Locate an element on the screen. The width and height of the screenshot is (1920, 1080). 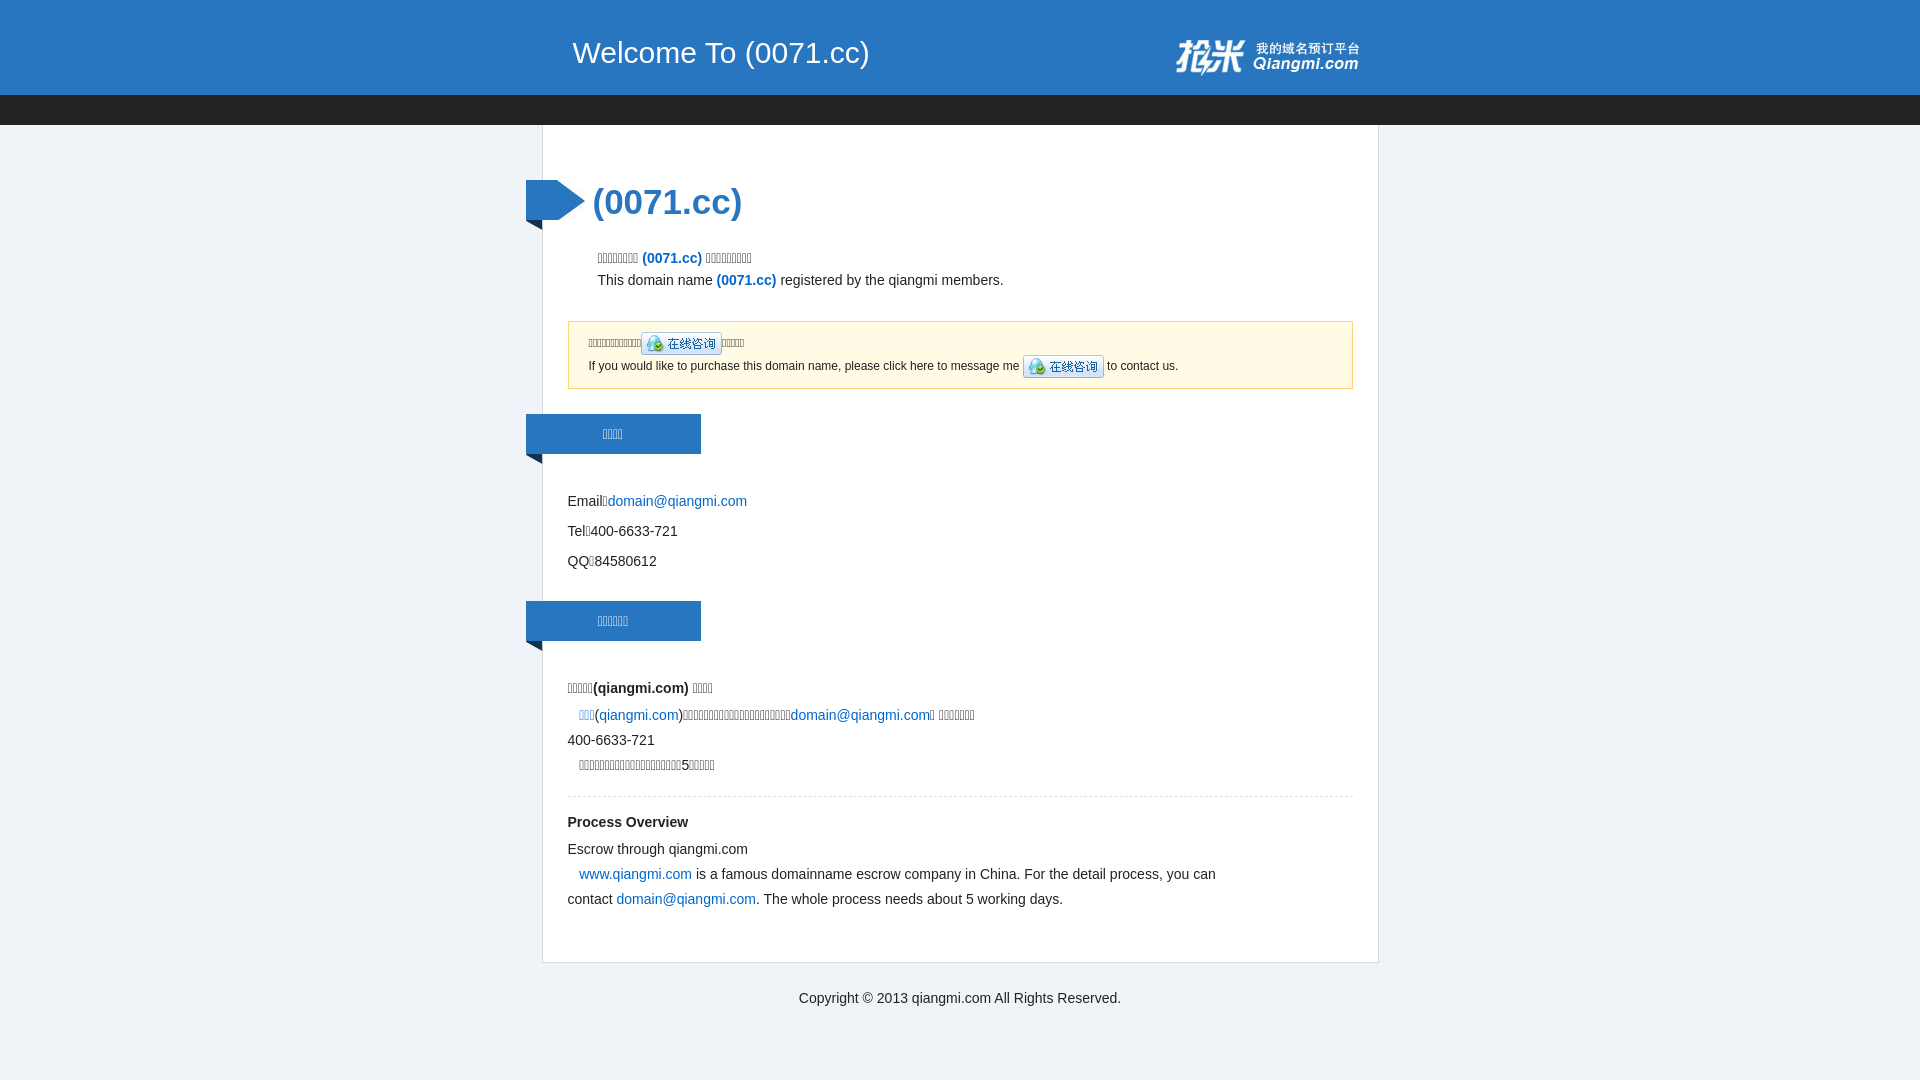
'www.qiangmi.com' is located at coordinates (578, 873).